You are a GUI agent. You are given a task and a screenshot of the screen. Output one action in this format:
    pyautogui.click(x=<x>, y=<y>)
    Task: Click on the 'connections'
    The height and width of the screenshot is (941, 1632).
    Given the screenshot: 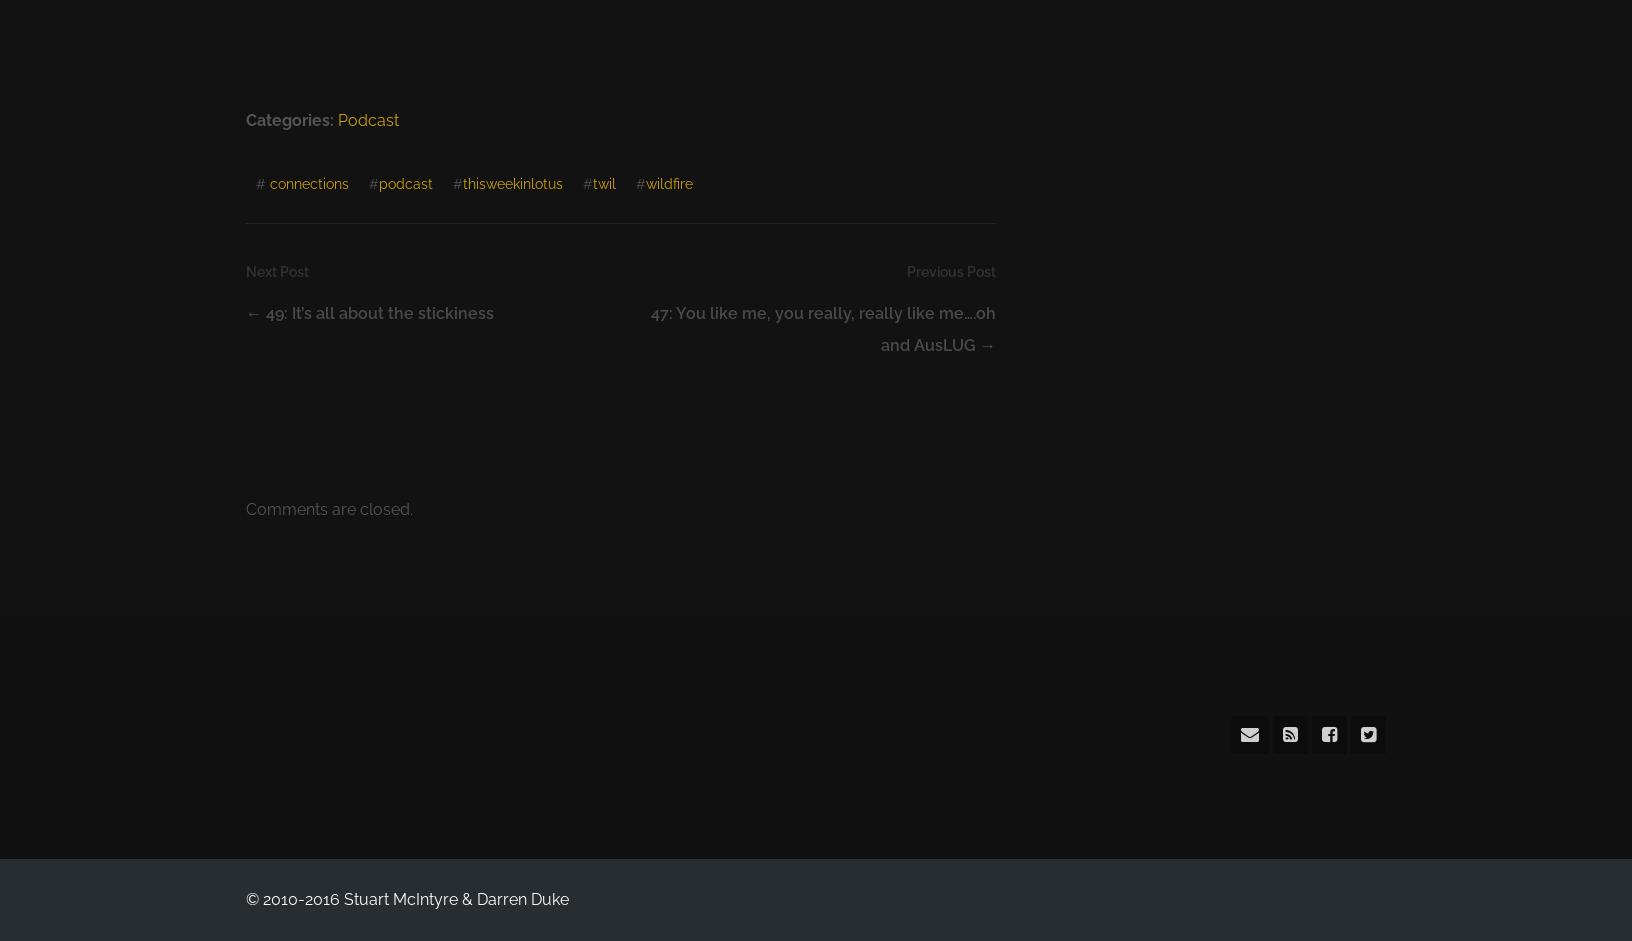 What is the action you would take?
    pyautogui.click(x=309, y=183)
    